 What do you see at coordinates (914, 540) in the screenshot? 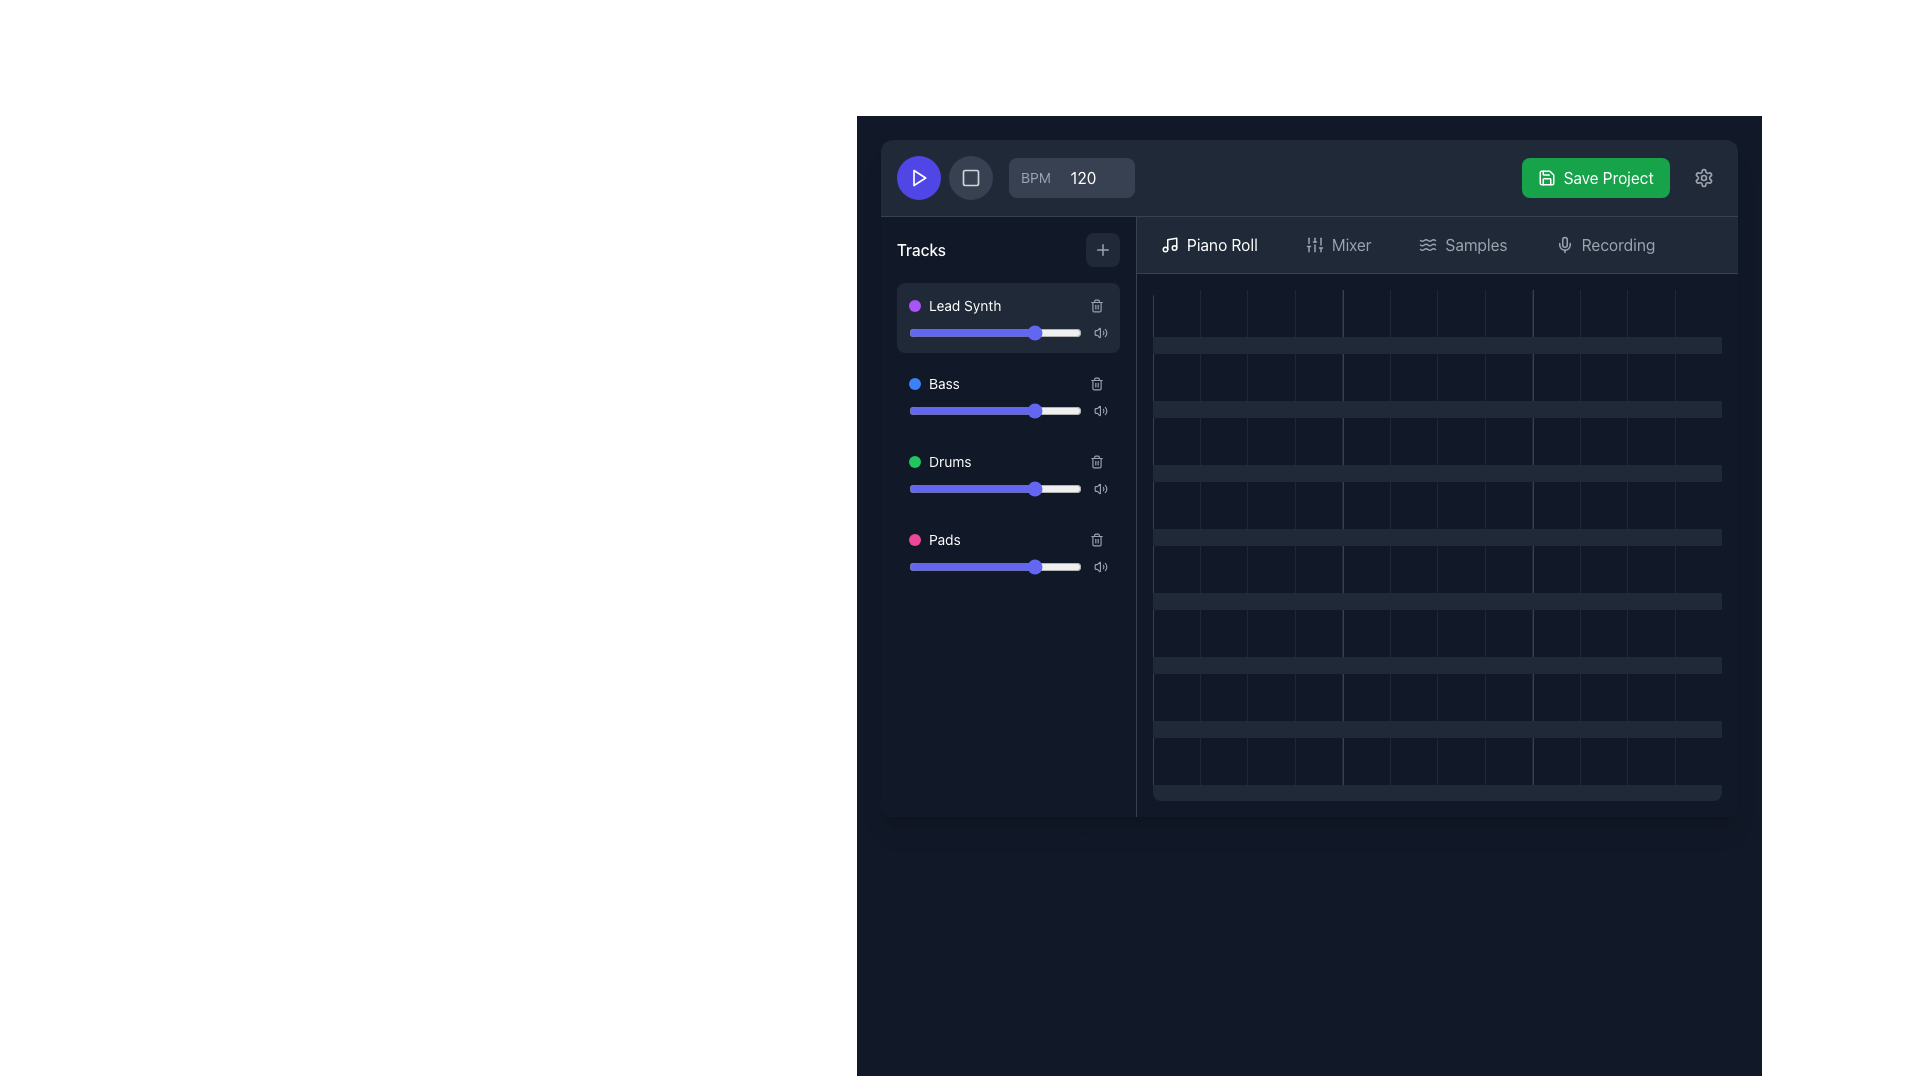
I see `the small circular pink marker located to the left of the text label 'Pads' in the fourth row of the track list` at bounding box center [914, 540].